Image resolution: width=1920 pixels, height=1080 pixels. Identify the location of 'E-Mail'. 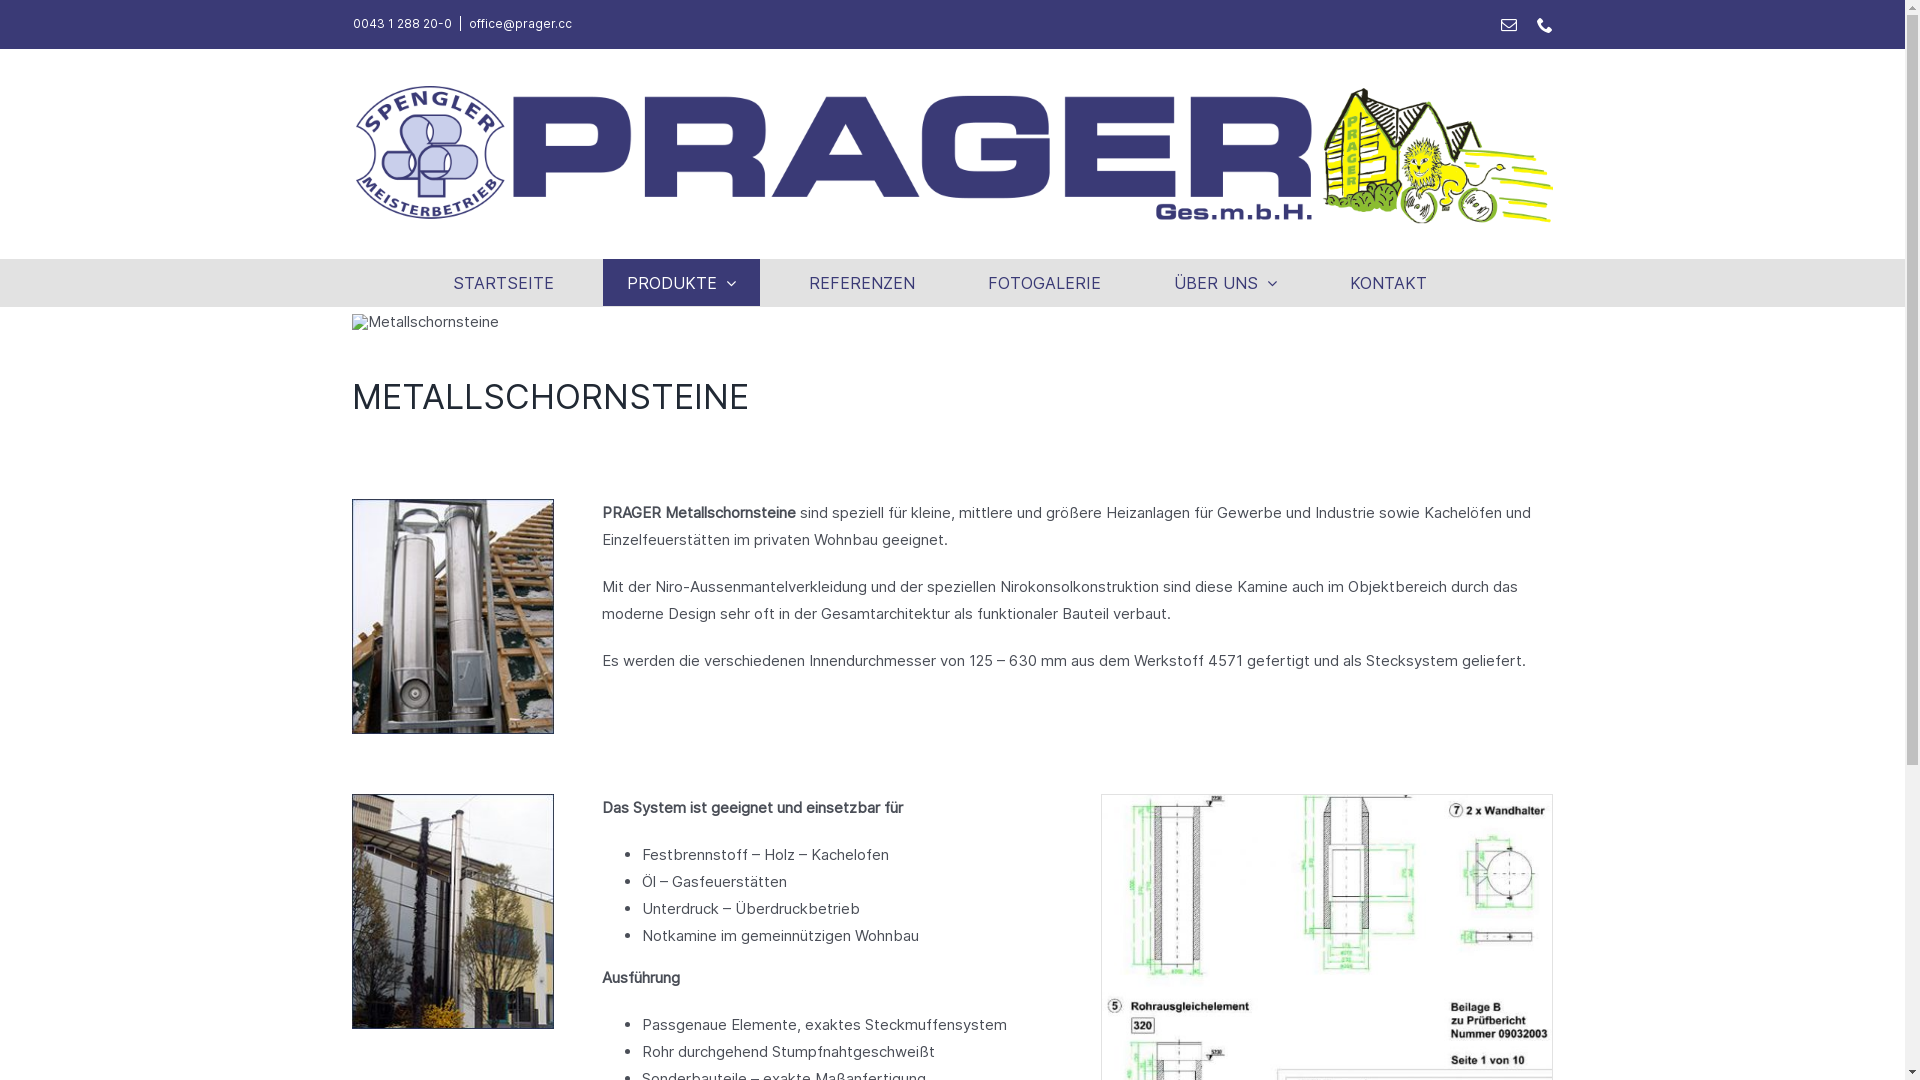
(1507, 23).